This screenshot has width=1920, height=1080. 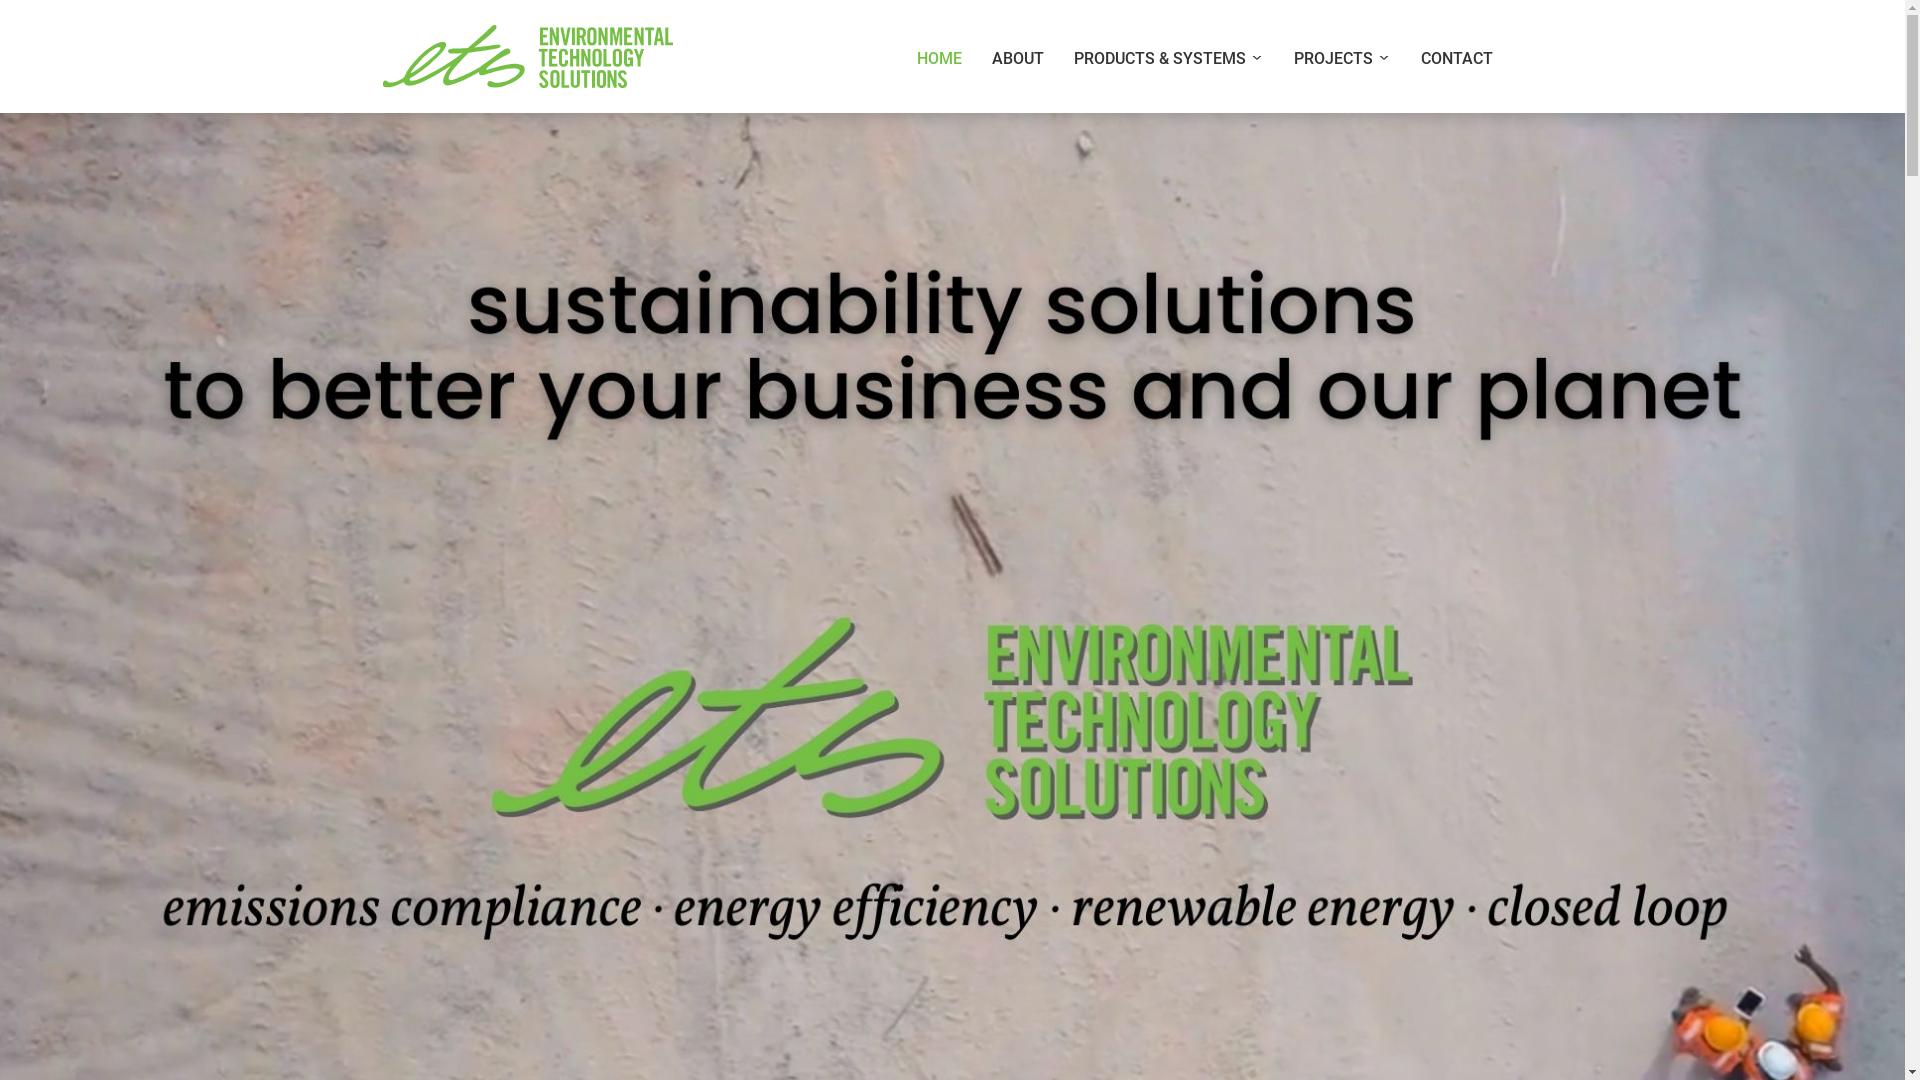 I want to click on 'PRODUCTS & SYSTEMS', so click(x=1056, y=57).